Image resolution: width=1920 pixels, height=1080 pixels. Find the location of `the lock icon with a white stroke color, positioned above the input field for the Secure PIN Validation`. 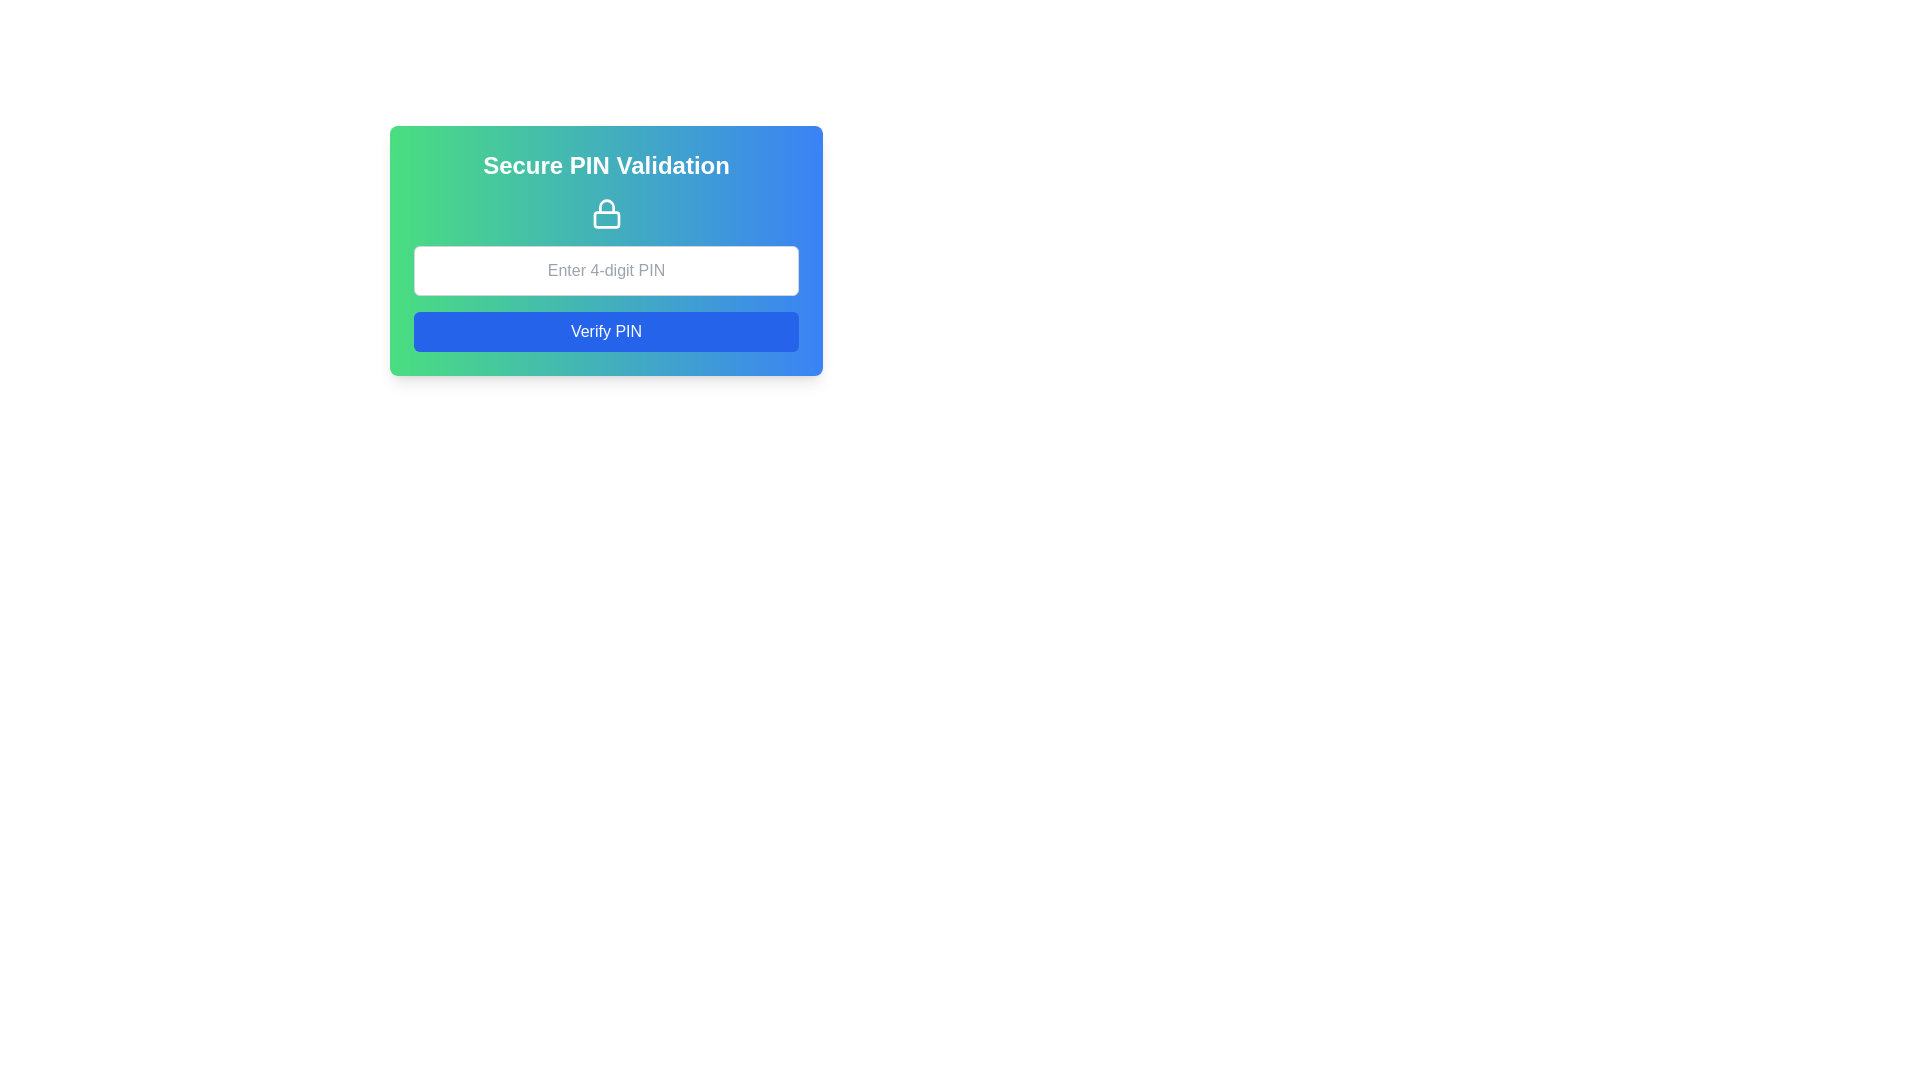

the lock icon with a white stroke color, positioned above the input field for the Secure PIN Validation is located at coordinates (605, 213).